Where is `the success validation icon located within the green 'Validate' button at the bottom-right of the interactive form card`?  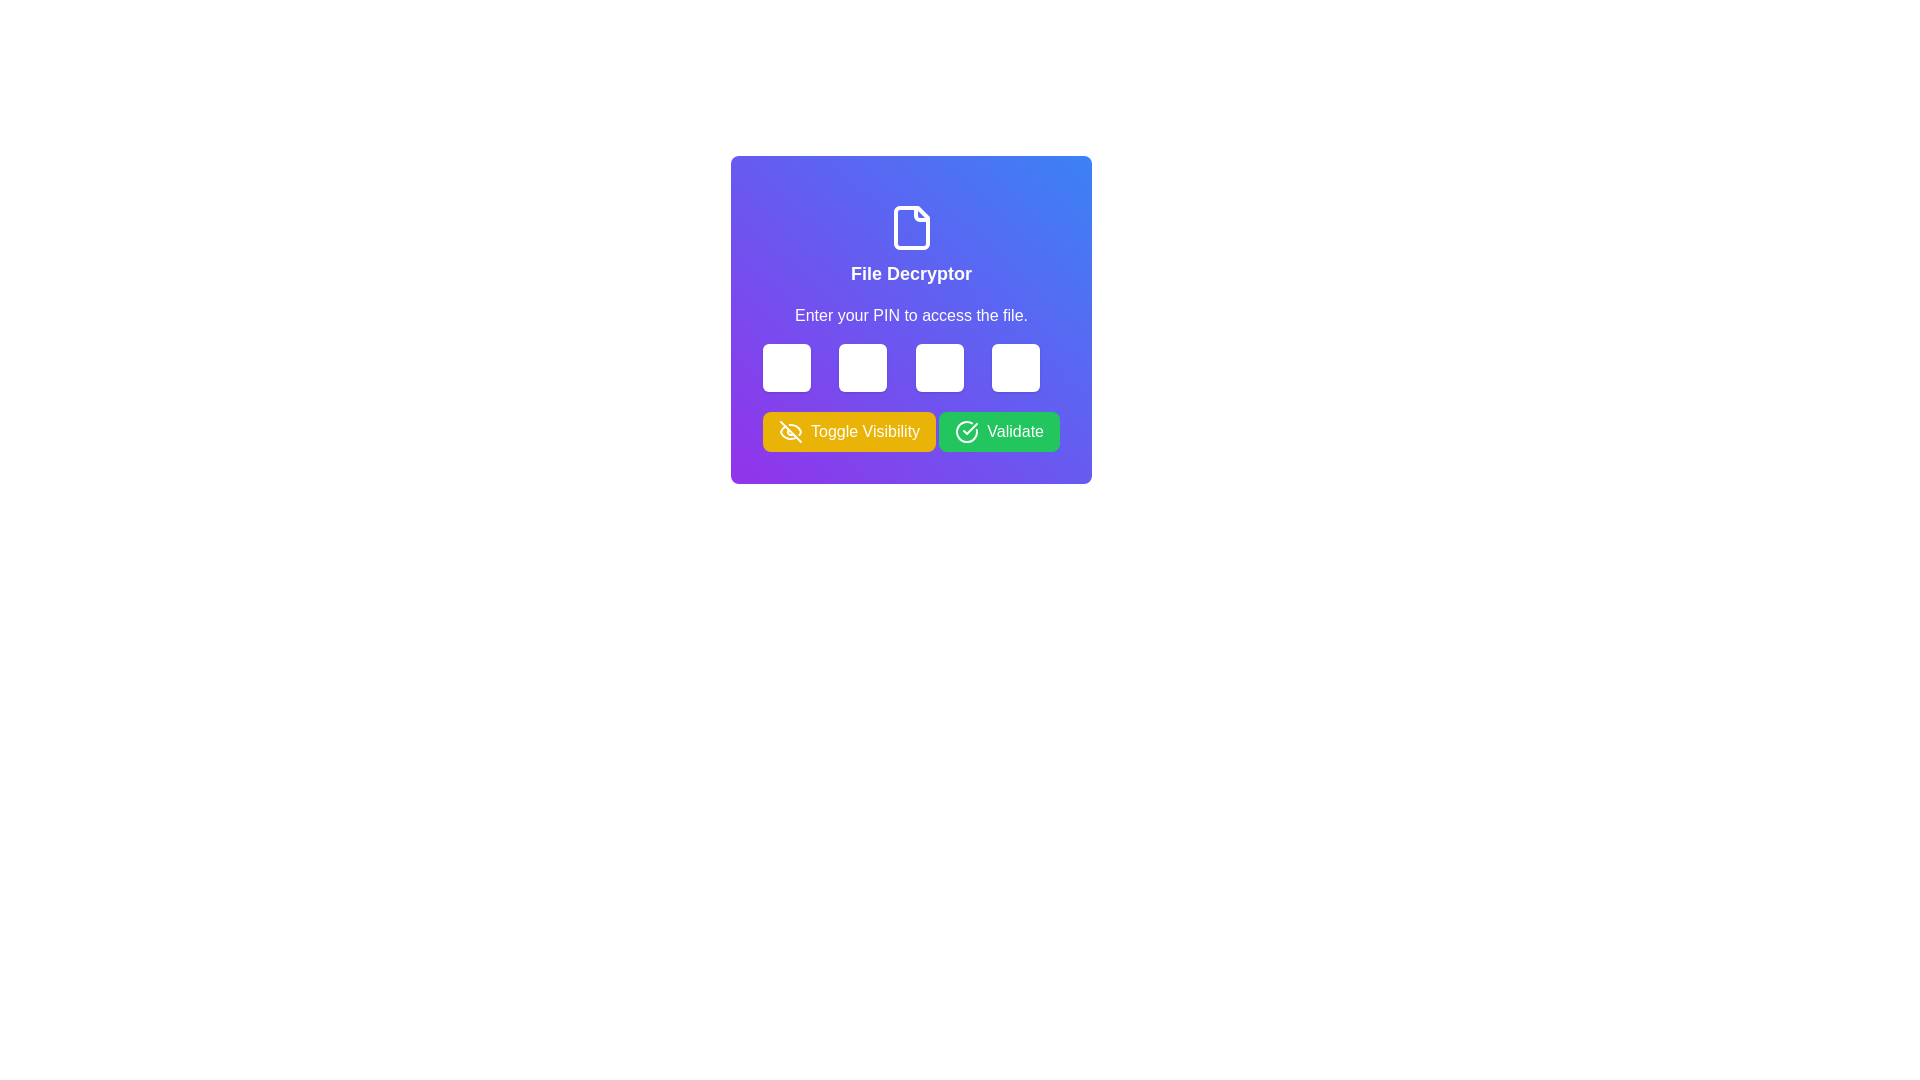 the success validation icon located within the green 'Validate' button at the bottom-right of the interactive form card is located at coordinates (970, 427).